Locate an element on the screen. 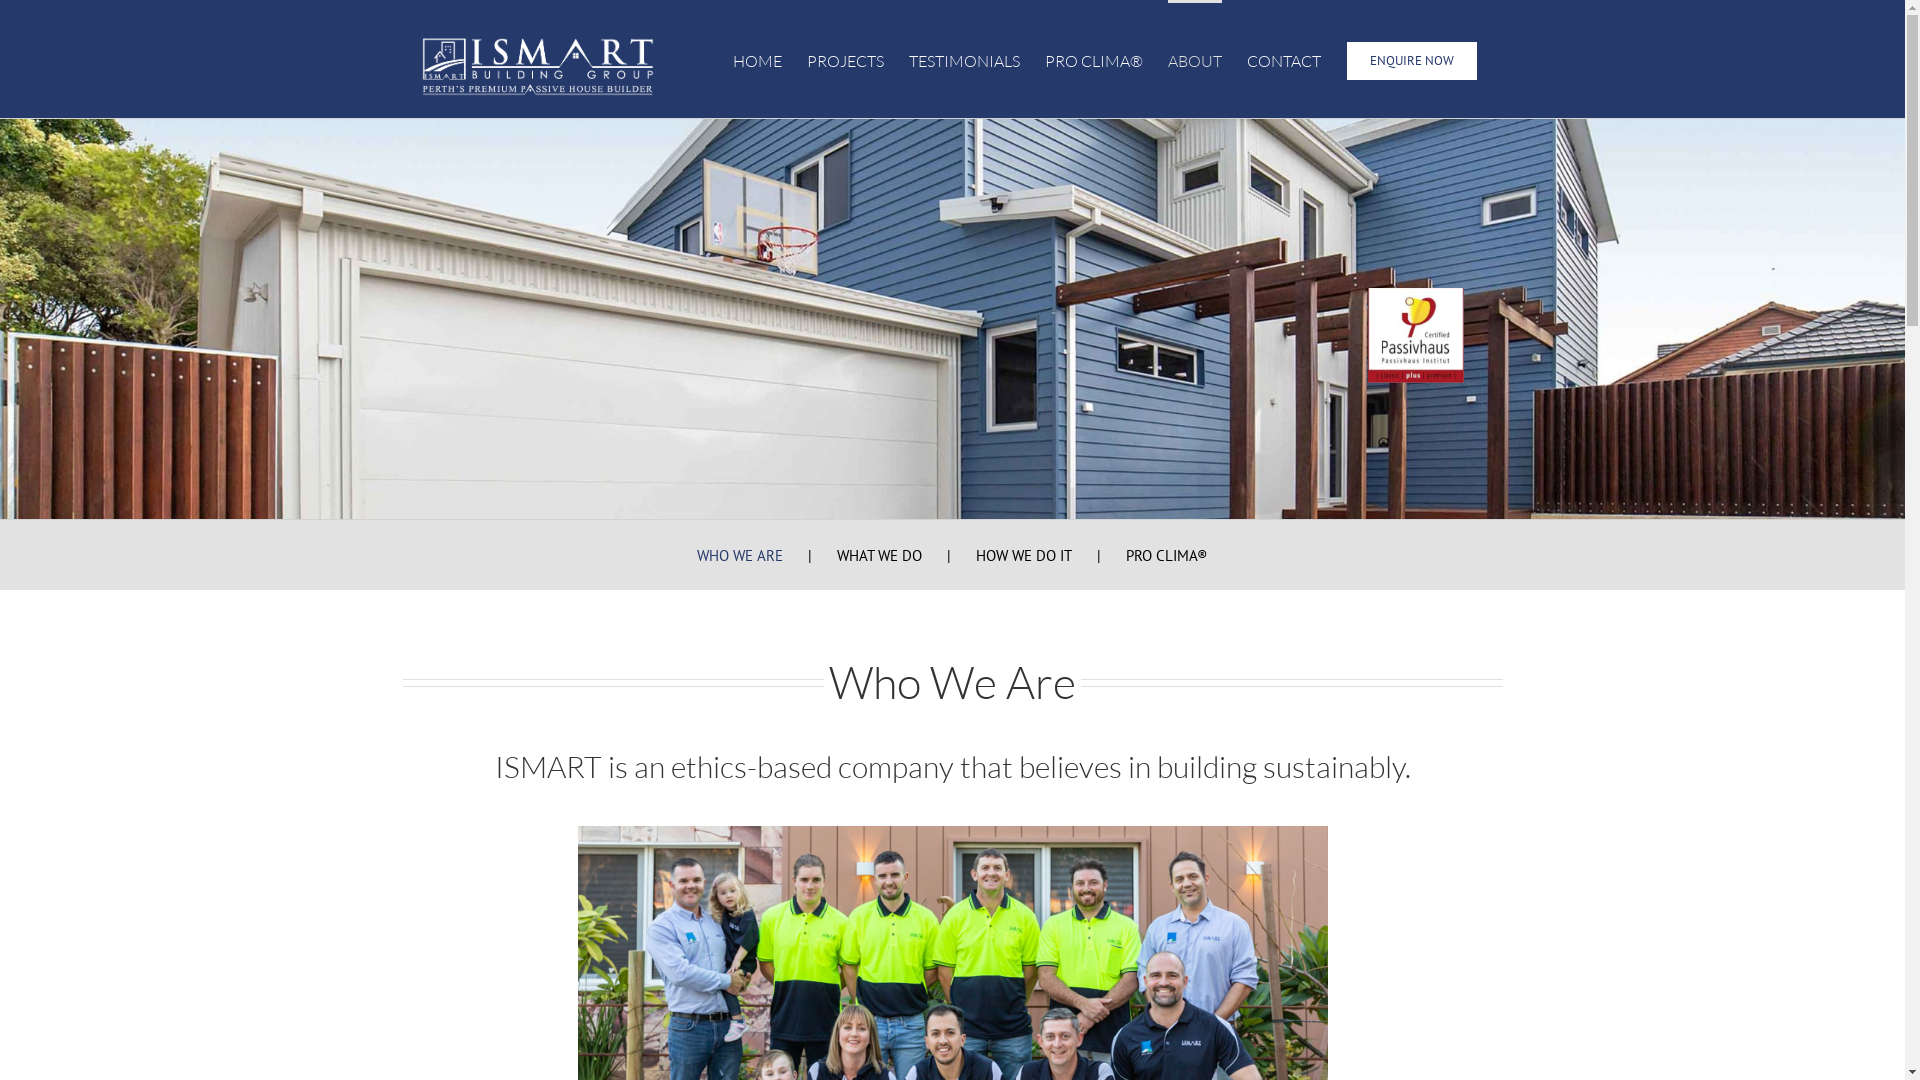  'WHO WE ARE' is located at coordinates (766, 556).